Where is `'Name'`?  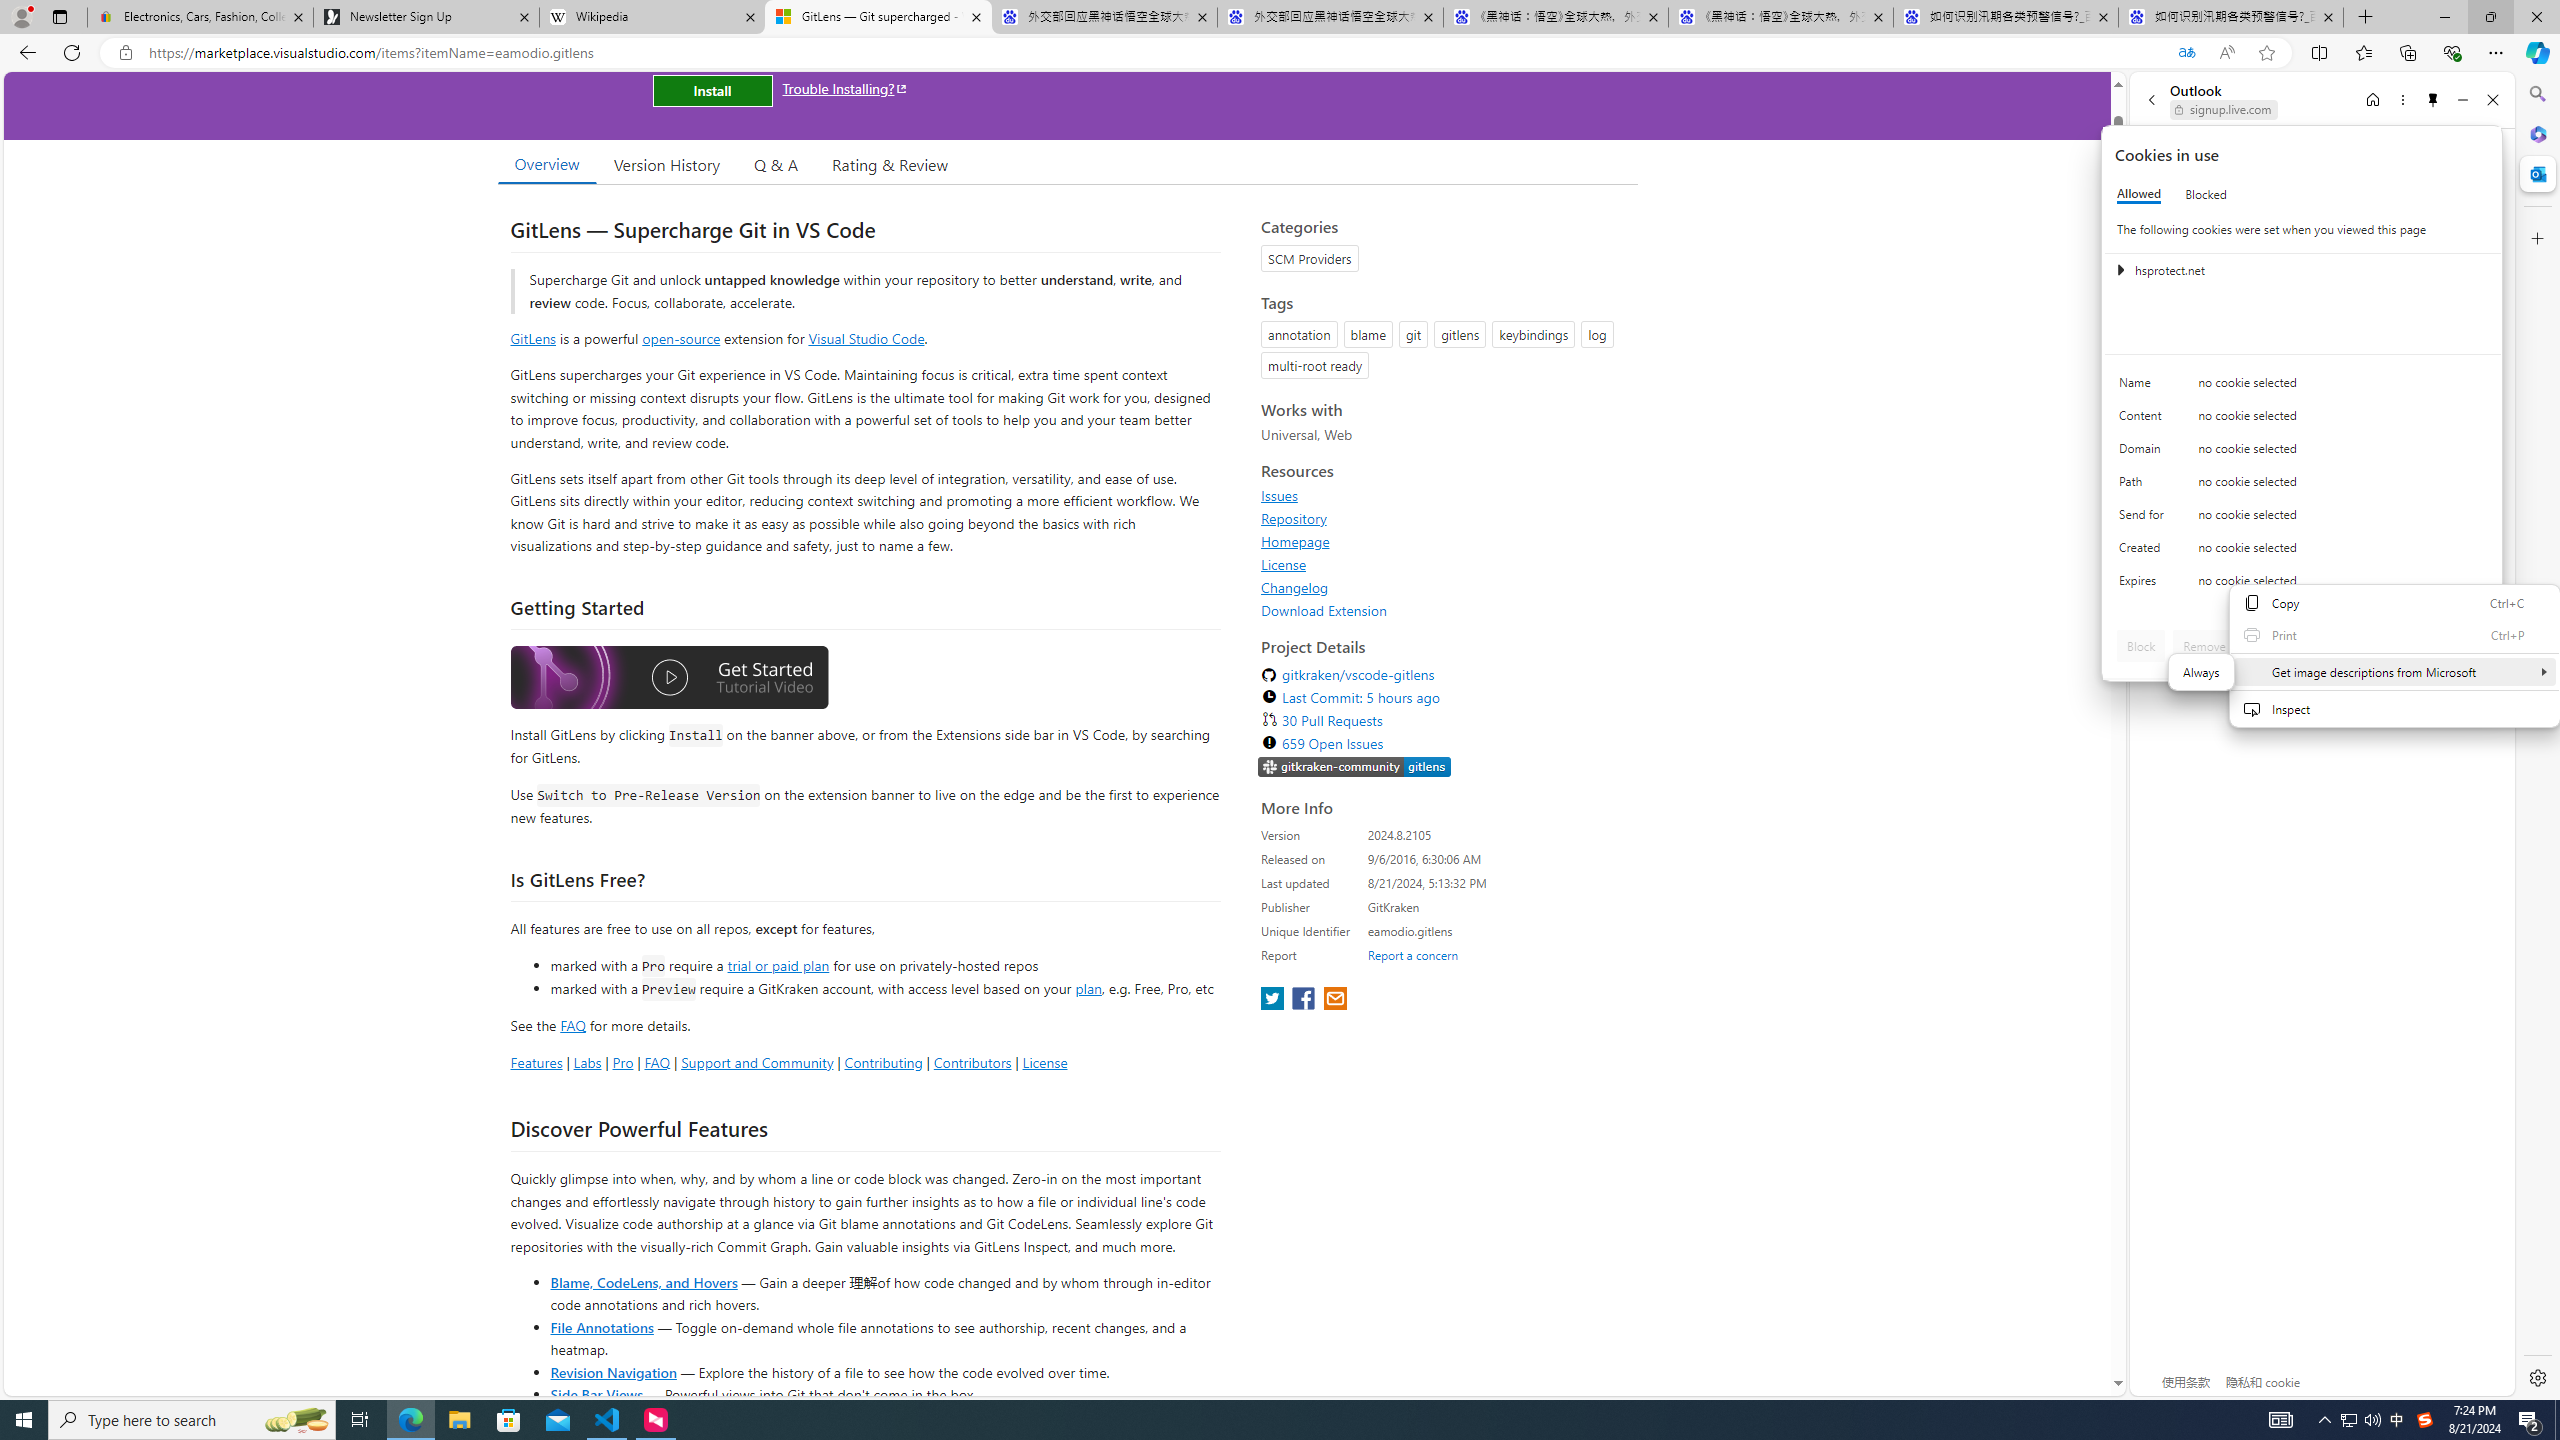
'Name' is located at coordinates (2144, 386).